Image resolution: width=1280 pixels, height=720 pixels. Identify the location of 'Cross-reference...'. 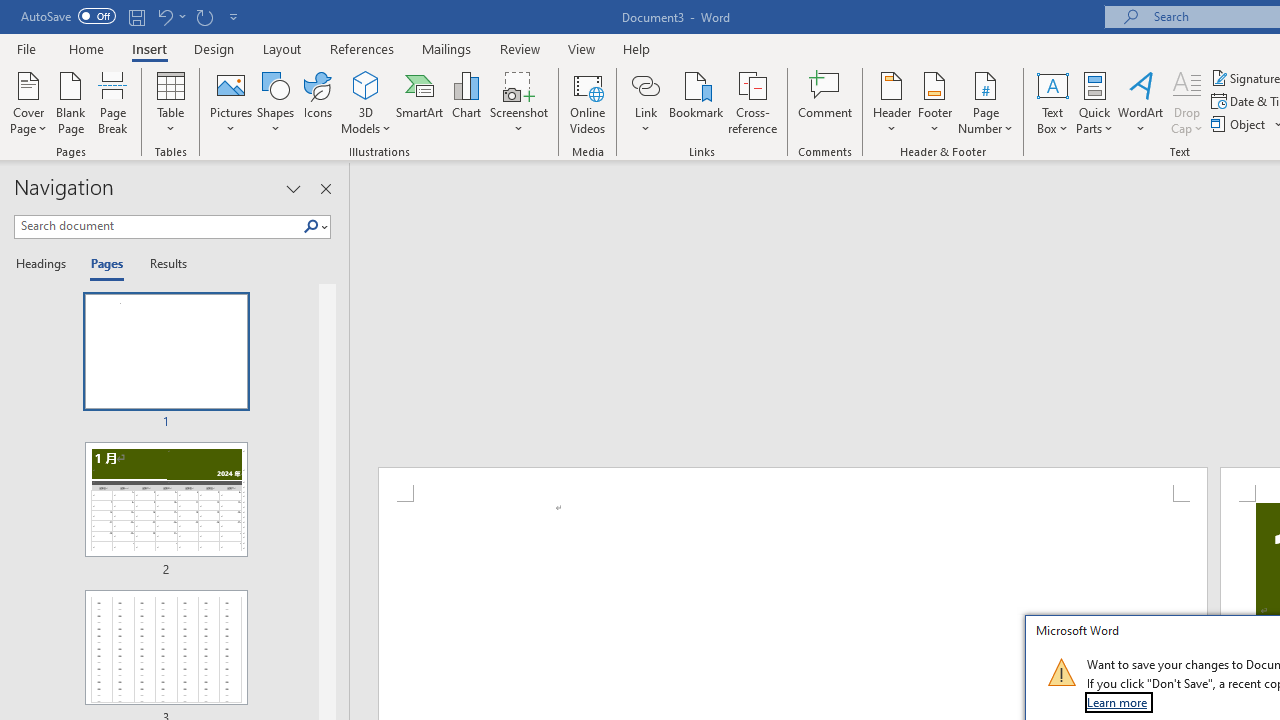
(751, 103).